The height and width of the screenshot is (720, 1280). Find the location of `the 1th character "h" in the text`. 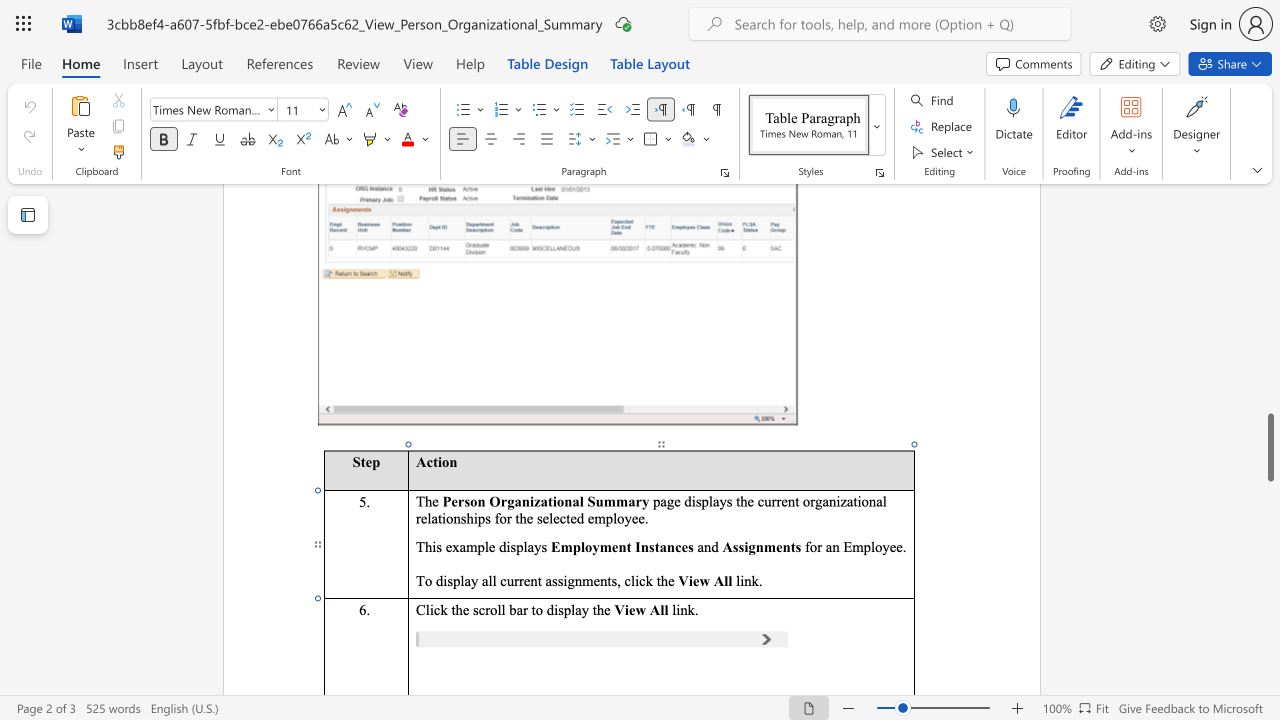

the 1th character "h" in the text is located at coordinates (427, 547).